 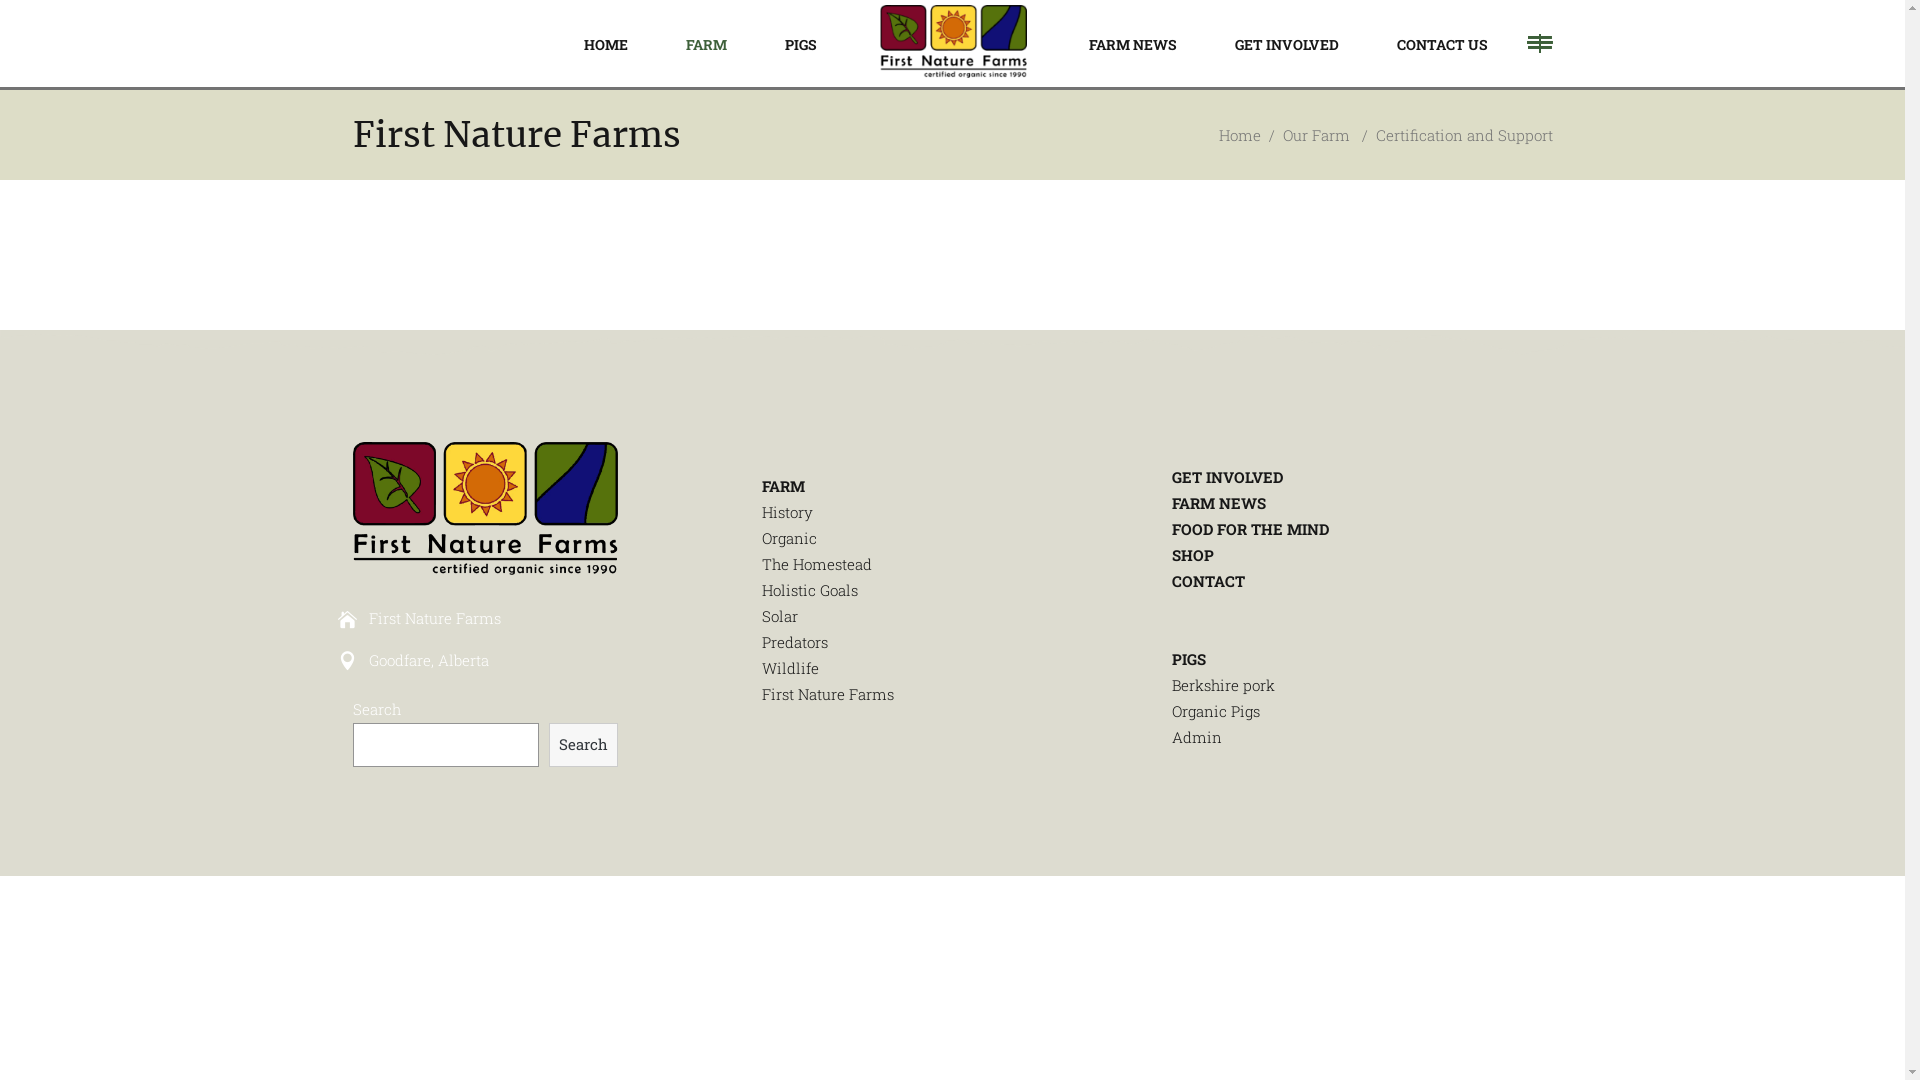 I want to click on 'Admin', so click(x=1171, y=736).